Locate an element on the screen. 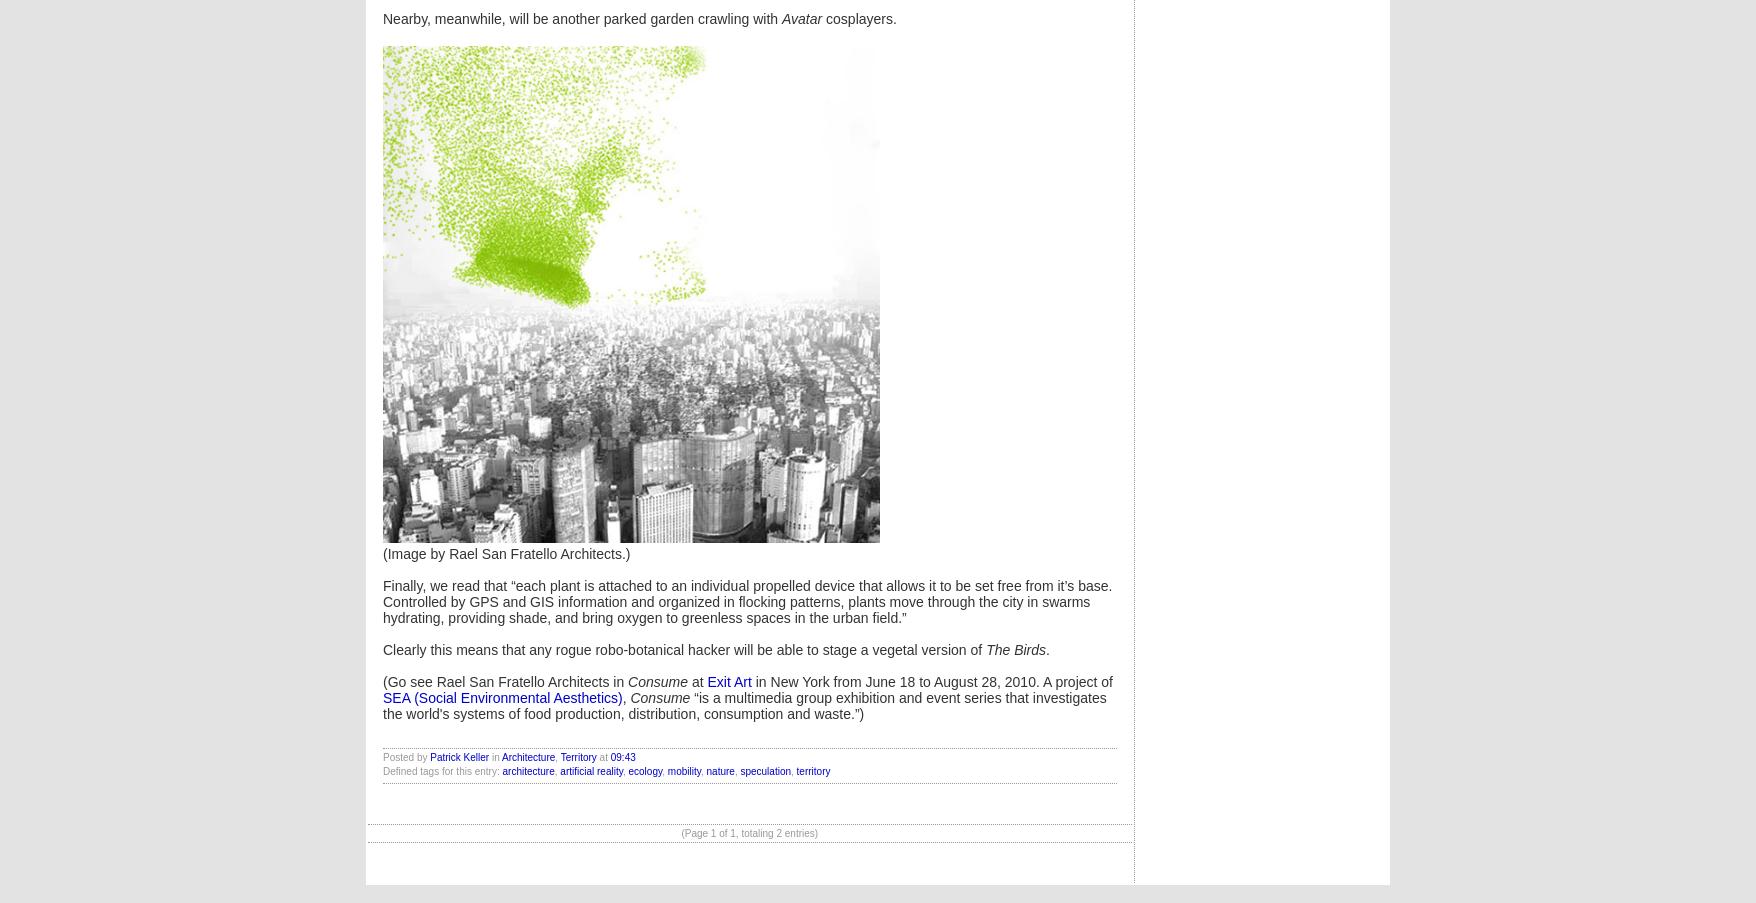  'mobility' is located at coordinates (683, 771).